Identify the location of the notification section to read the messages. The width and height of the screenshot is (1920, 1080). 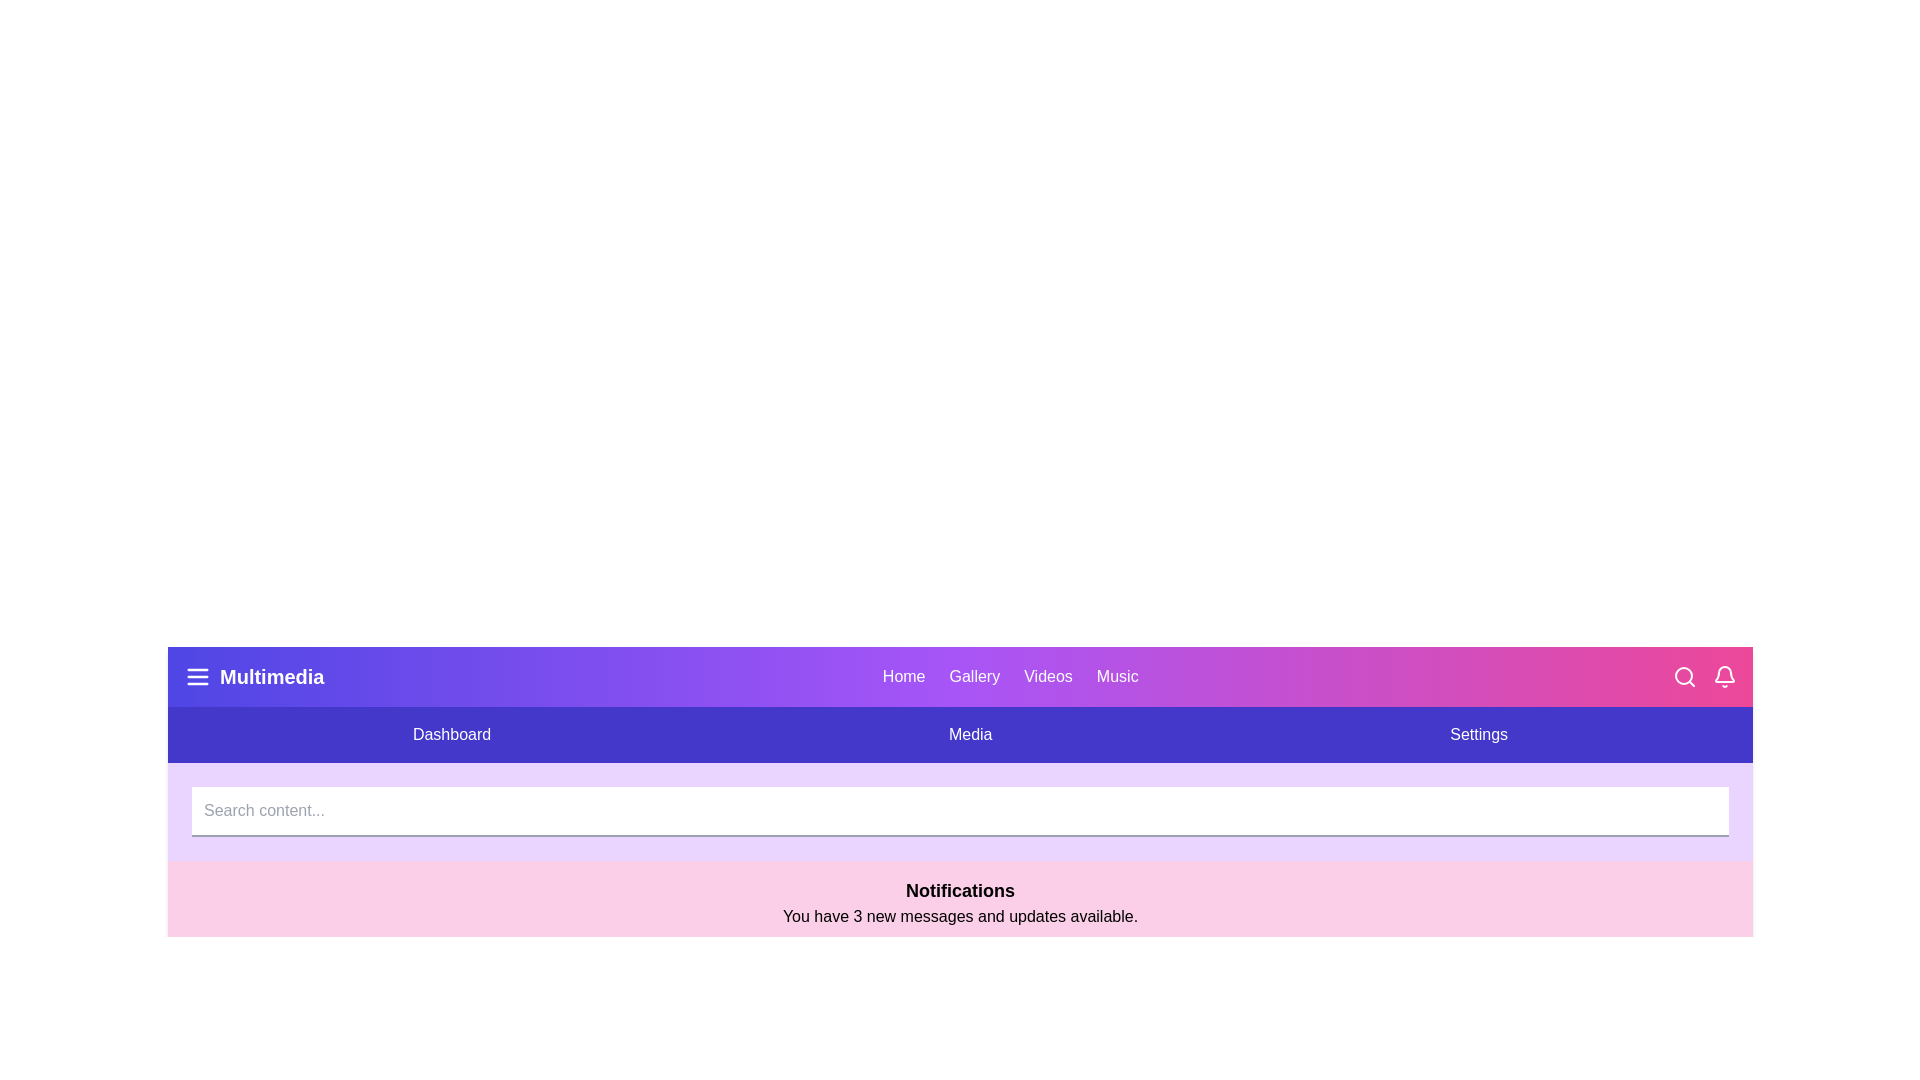
(960, 902).